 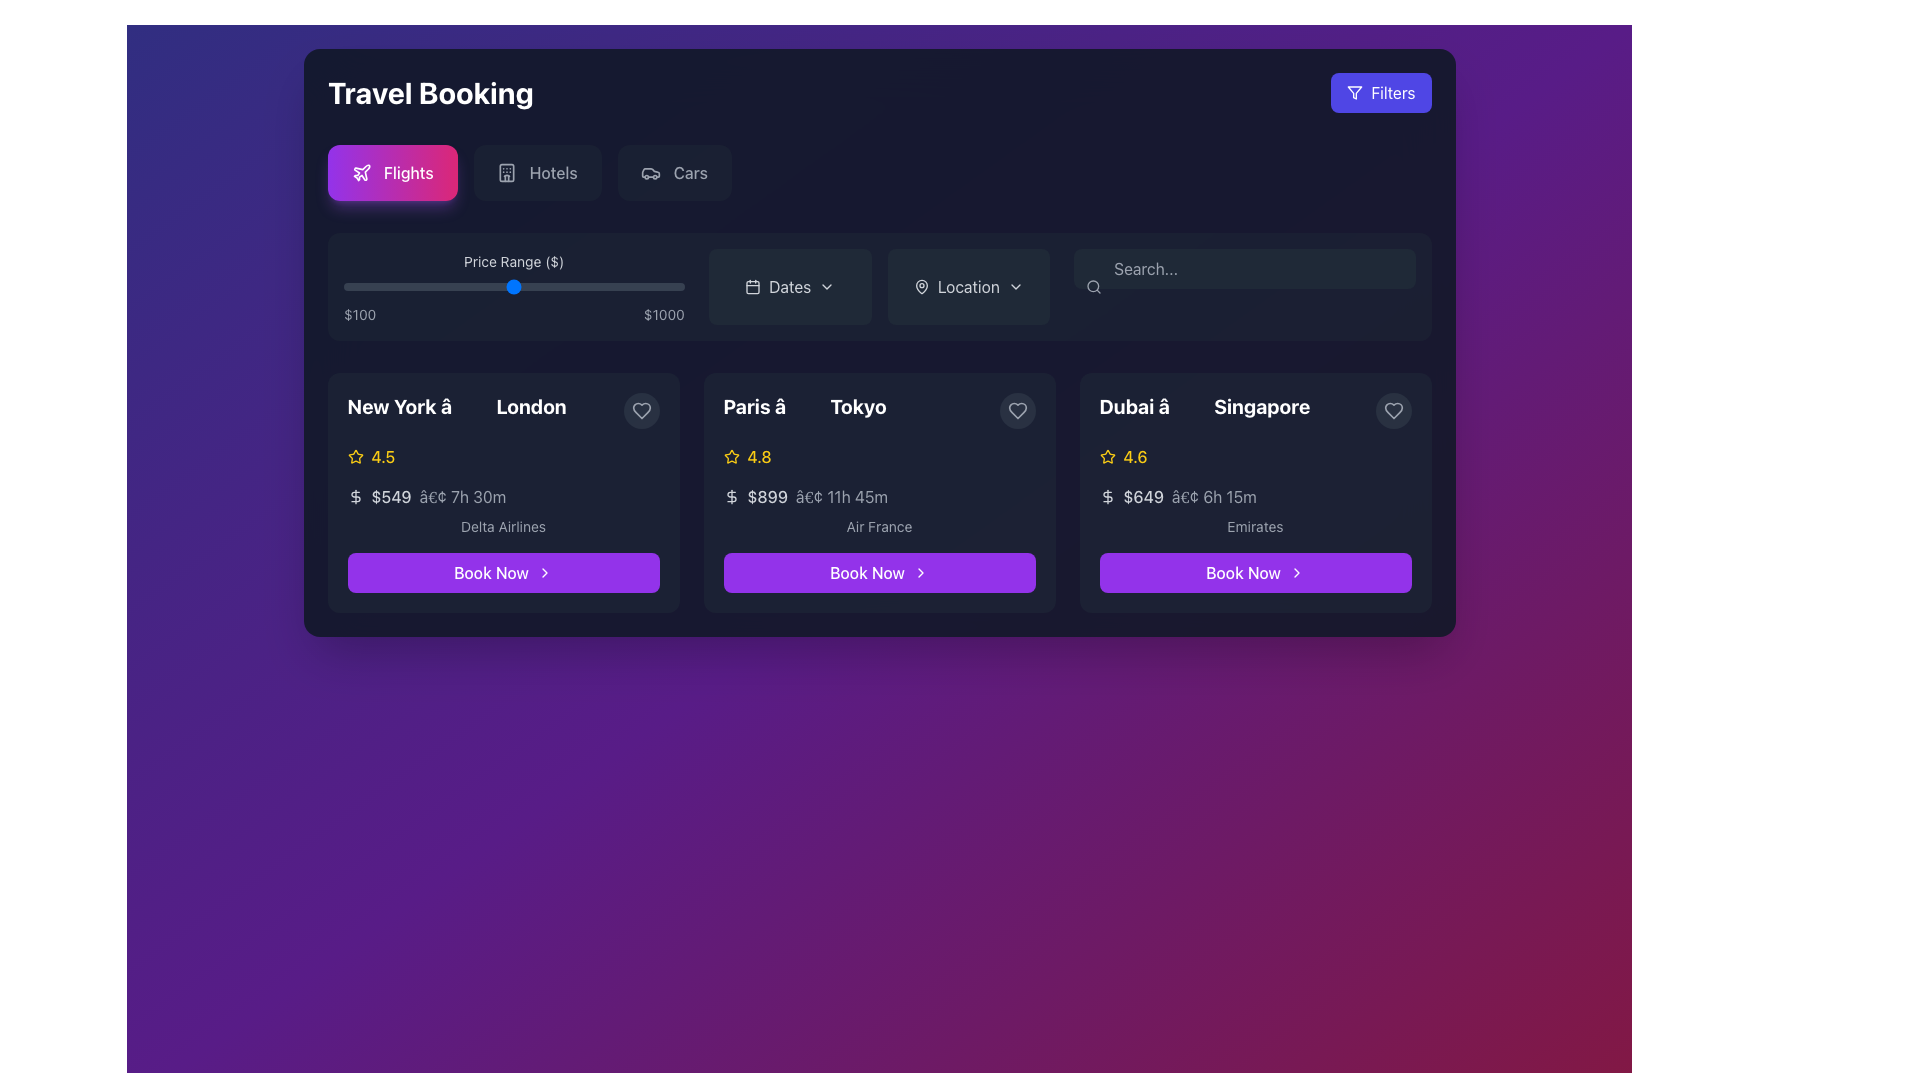 What do you see at coordinates (1106, 496) in the screenshot?
I see `the decorative monetary icon located to the left of the price text '$649' in the flight card from Dubai to Singapore` at bounding box center [1106, 496].